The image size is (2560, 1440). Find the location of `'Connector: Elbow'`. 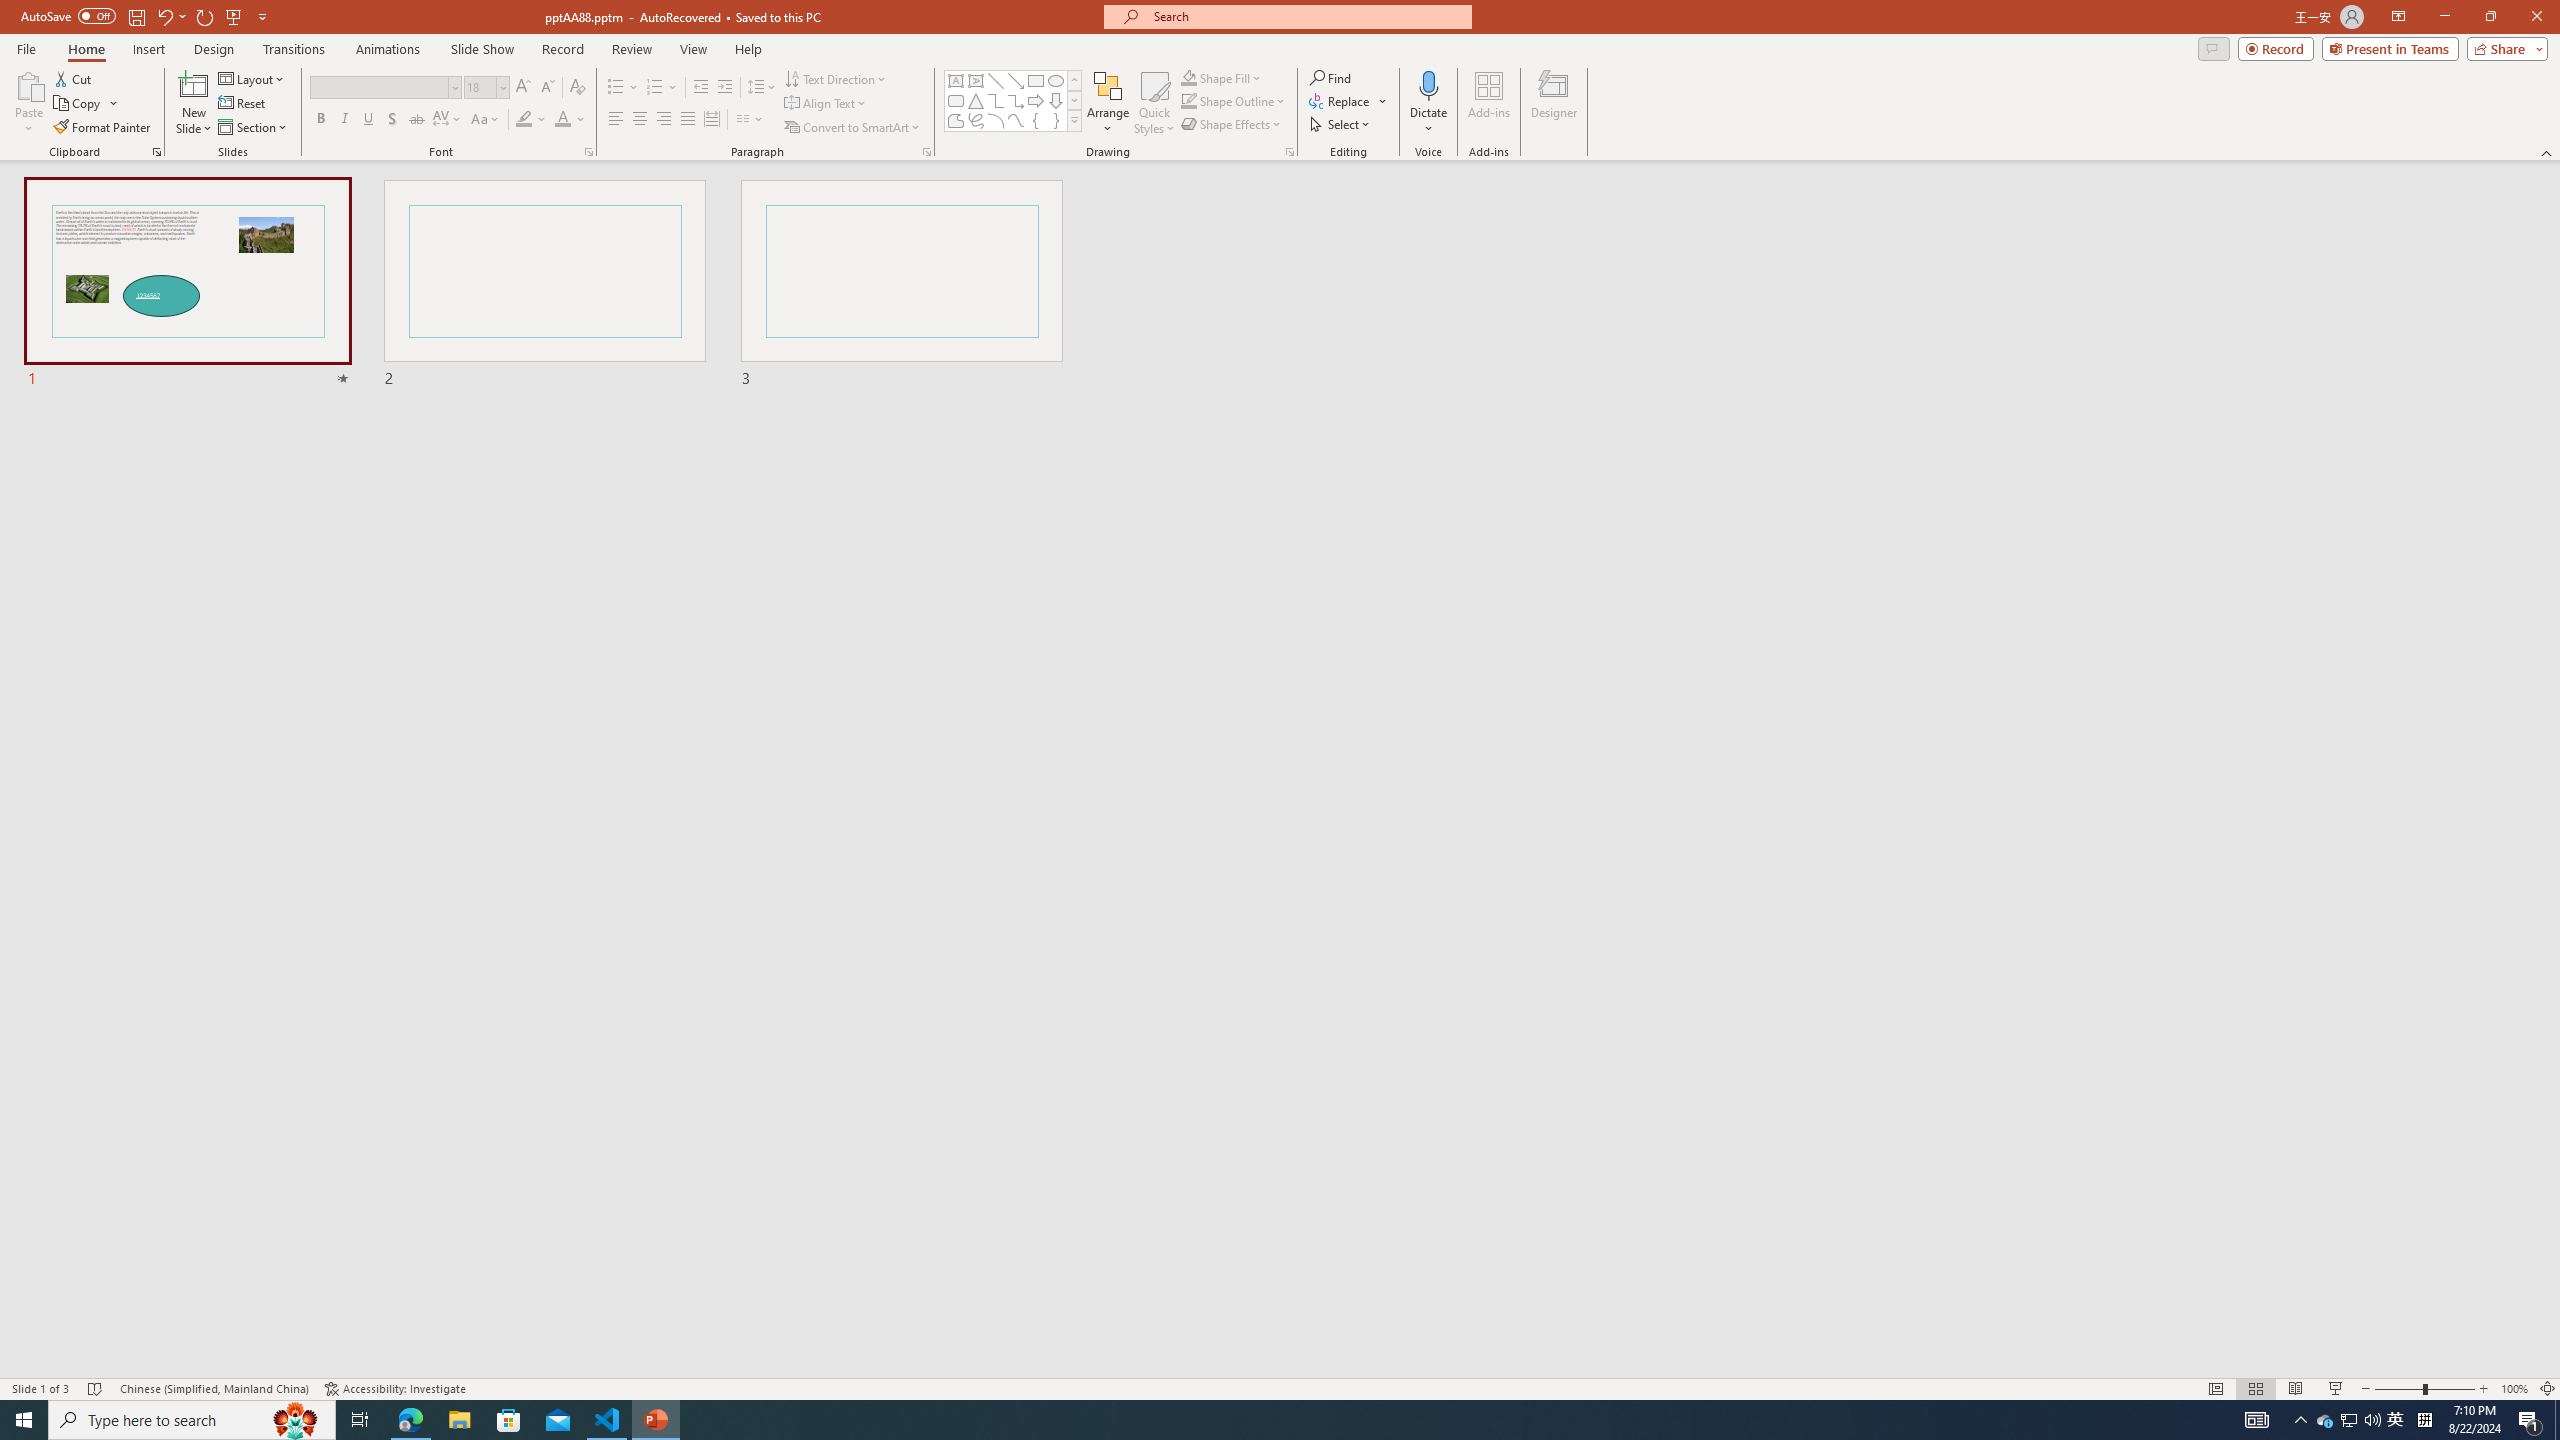

'Connector: Elbow' is located at coordinates (994, 99).